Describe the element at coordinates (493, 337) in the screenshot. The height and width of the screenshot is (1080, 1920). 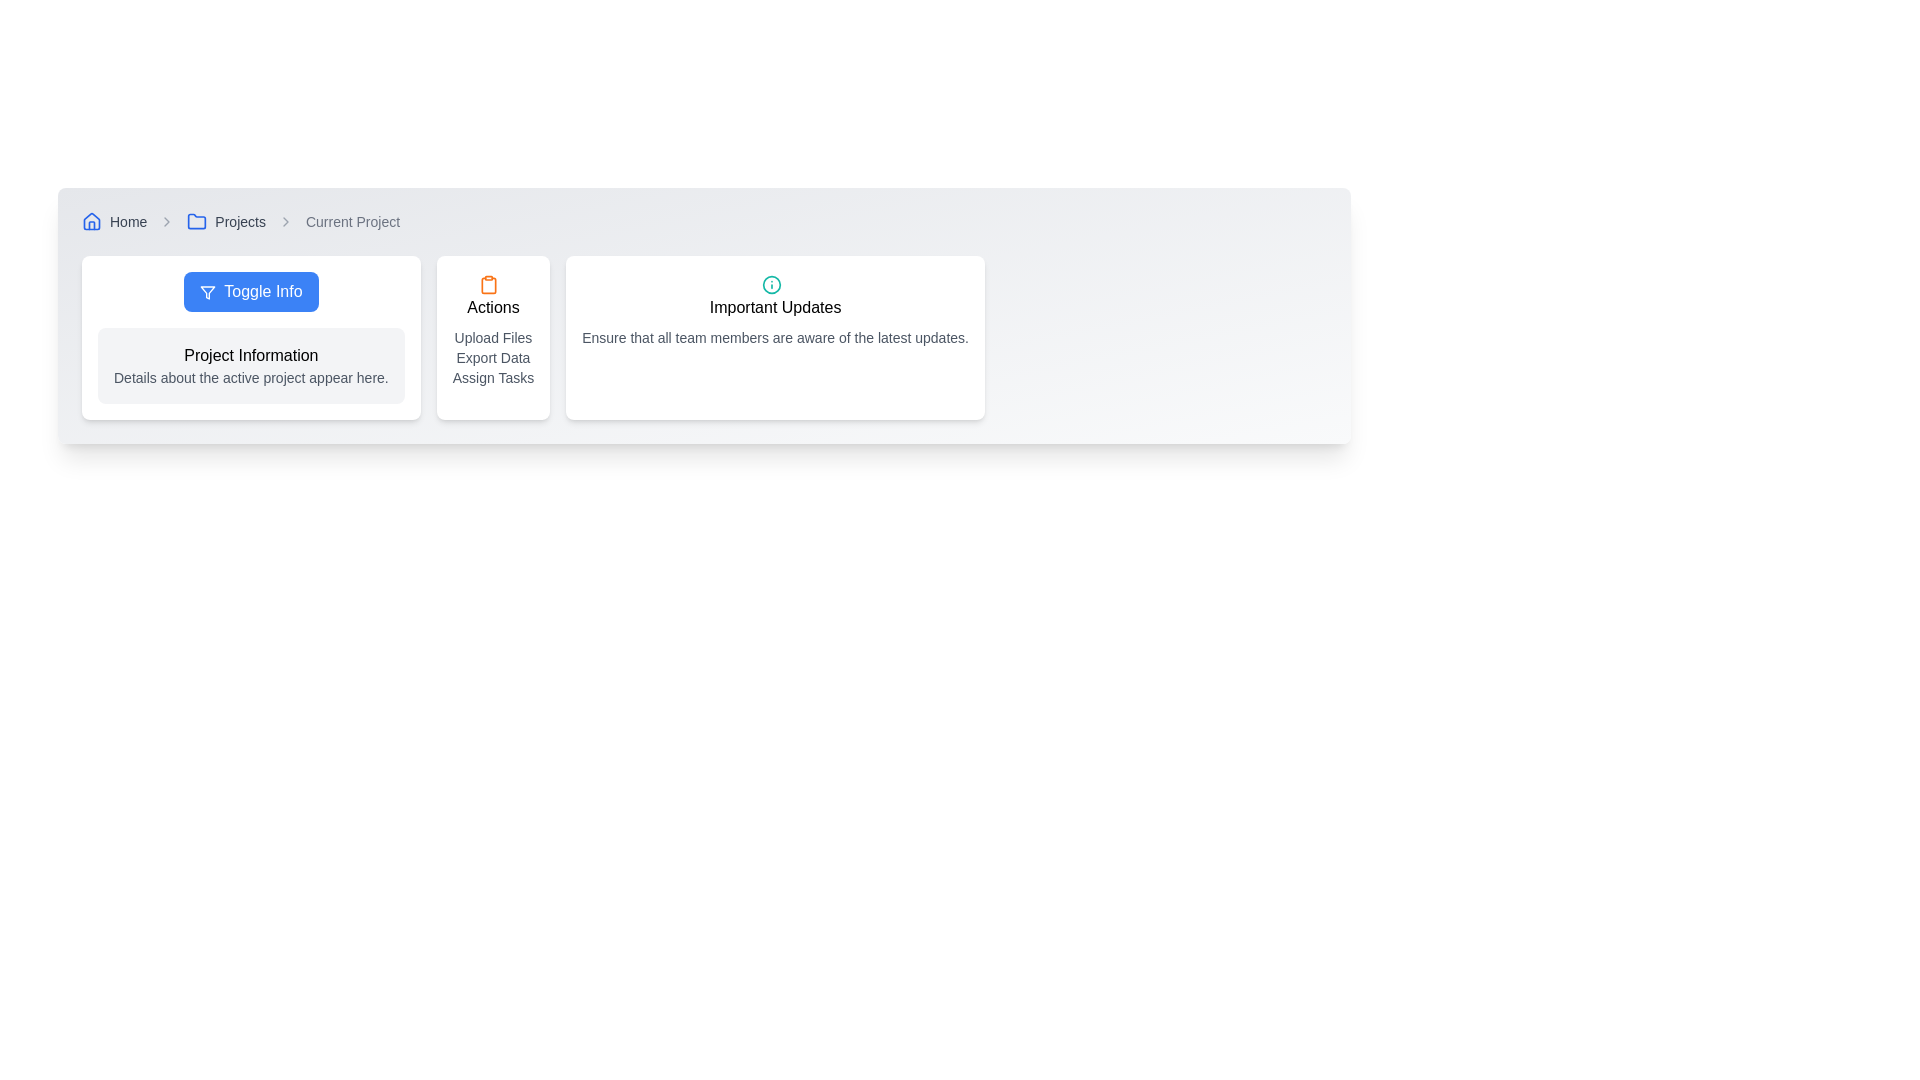
I see `the 'Upload Files' text label, which is the first item in the list of actions displayed under the 'Actions' section` at that location.